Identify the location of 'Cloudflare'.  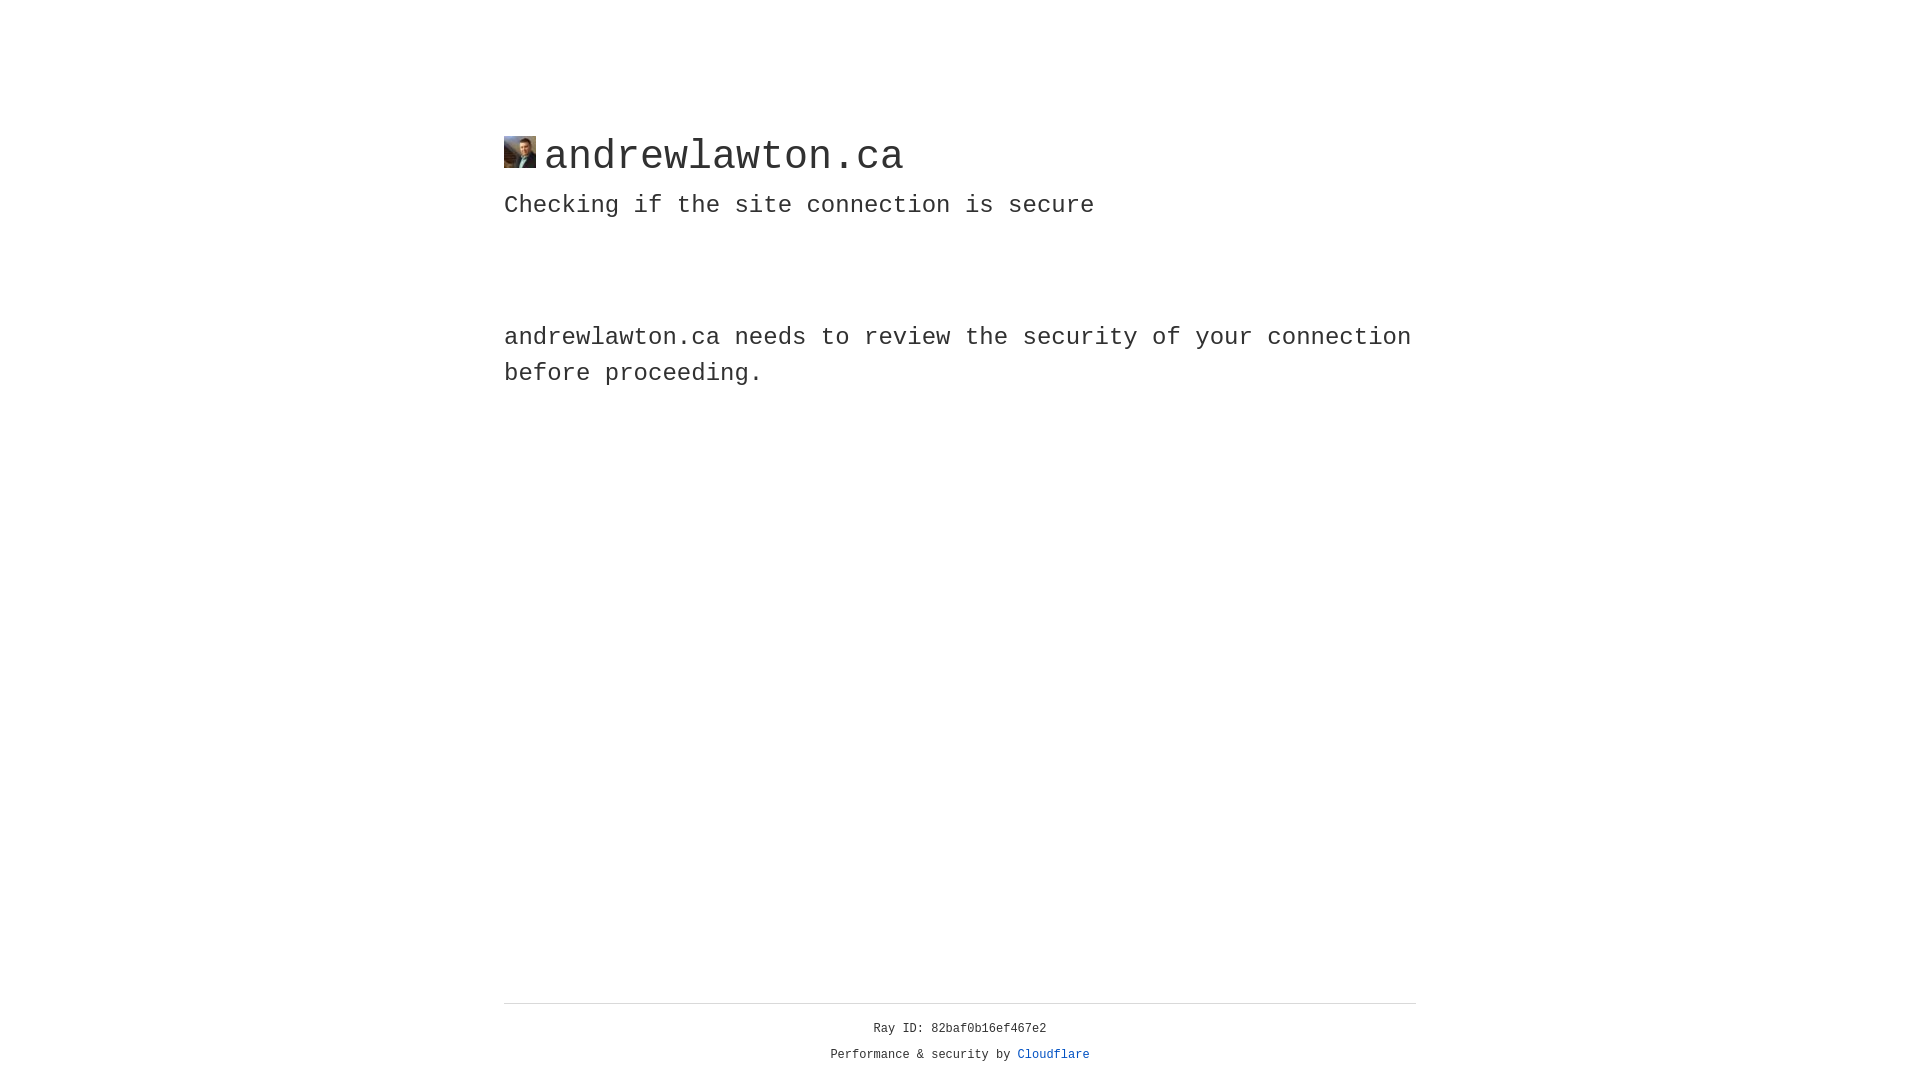
(1053, 1054).